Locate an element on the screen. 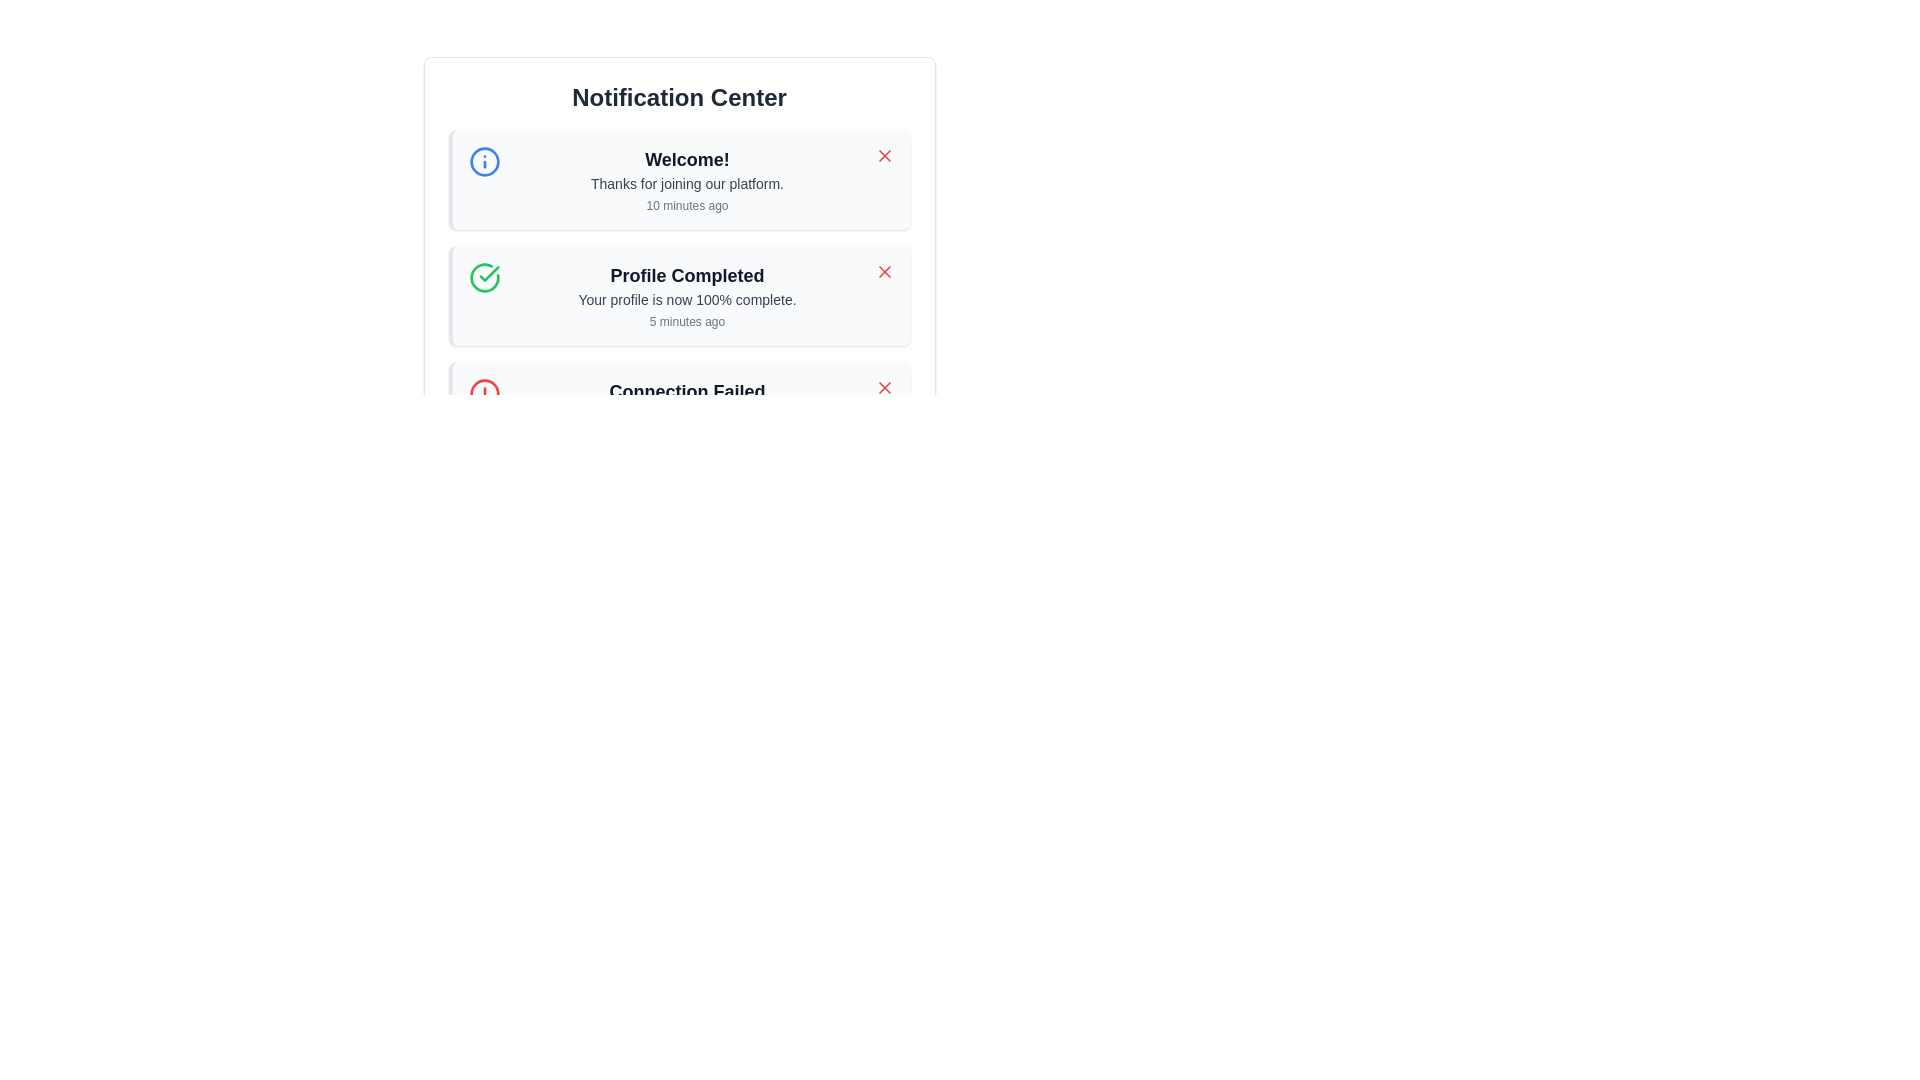 The height and width of the screenshot is (1080, 1920). the 'Notification Center' static text label which is prominently displayed at the top of the notification panel, styled in bold and large dark gray font is located at coordinates (679, 97).